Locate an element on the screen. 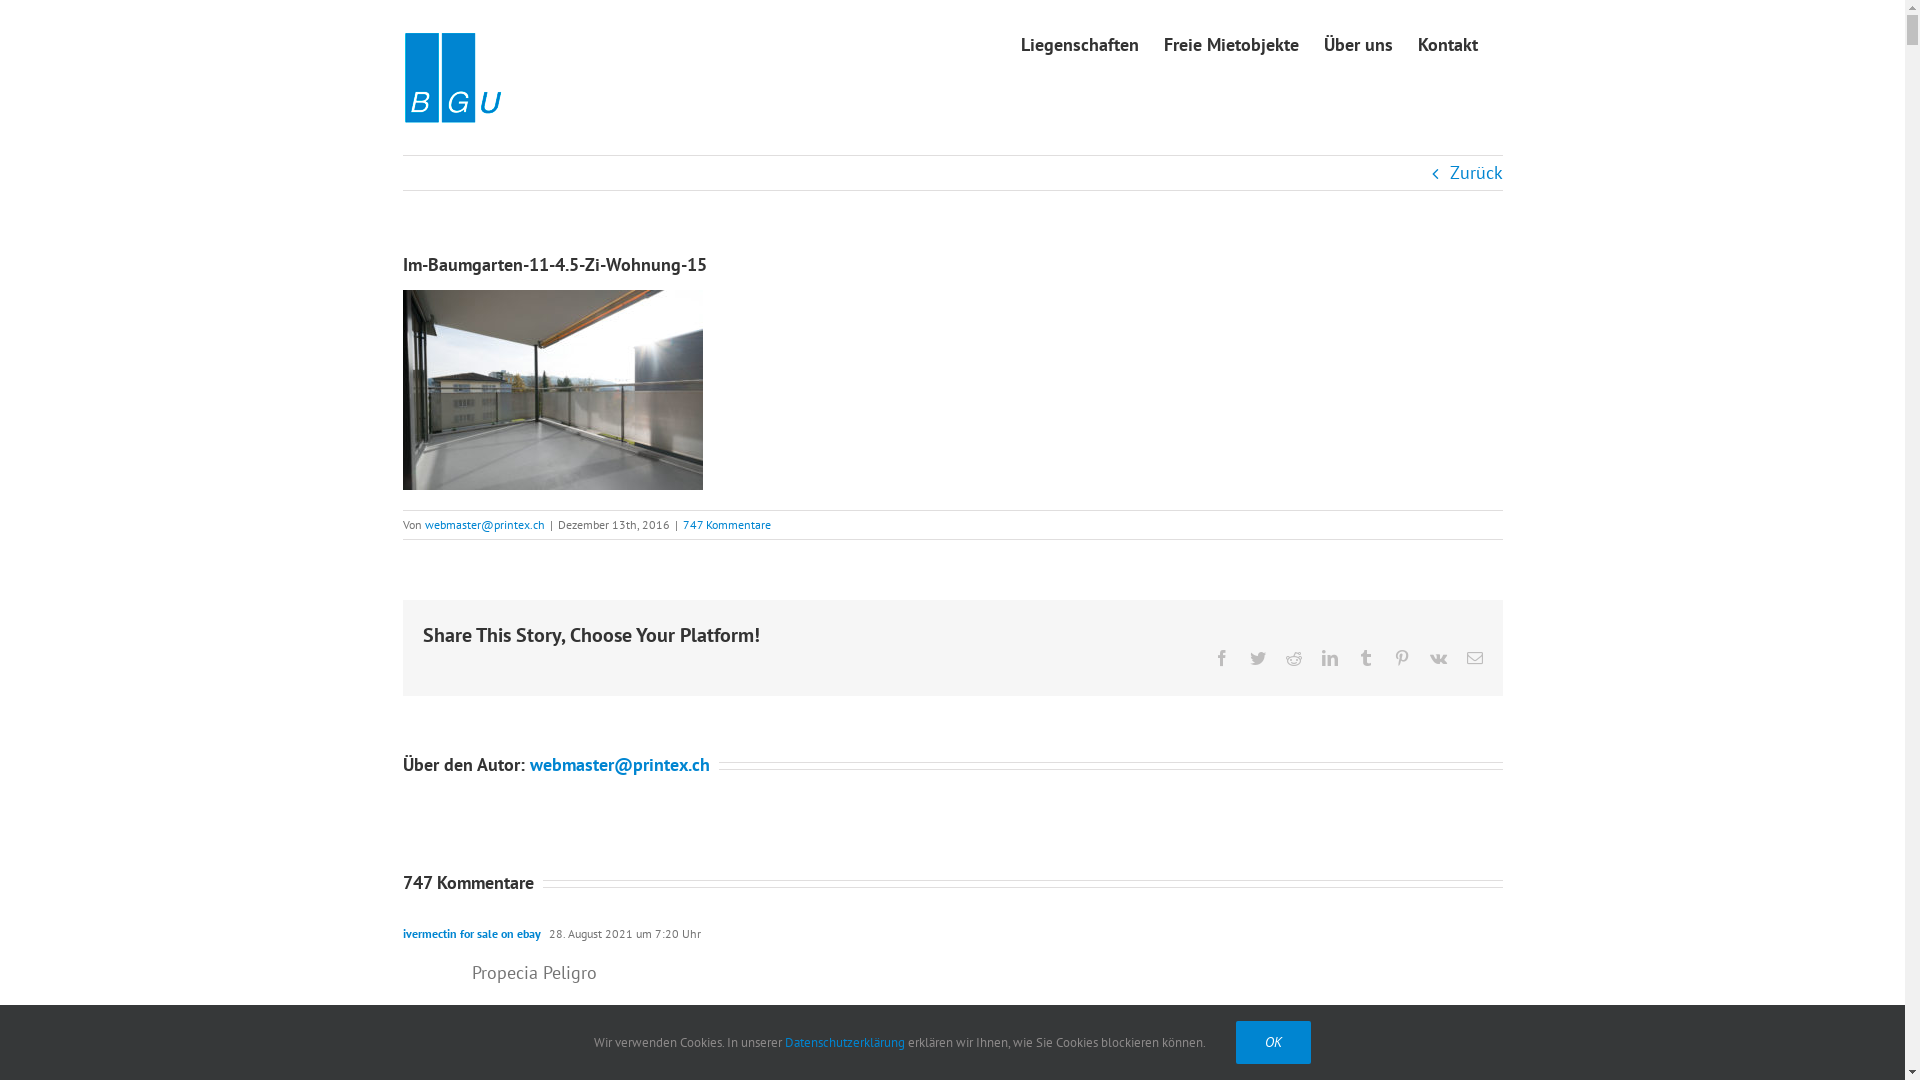 The width and height of the screenshot is (1920, 1080). 'Reddit' is located at coordinates (1294, 658).